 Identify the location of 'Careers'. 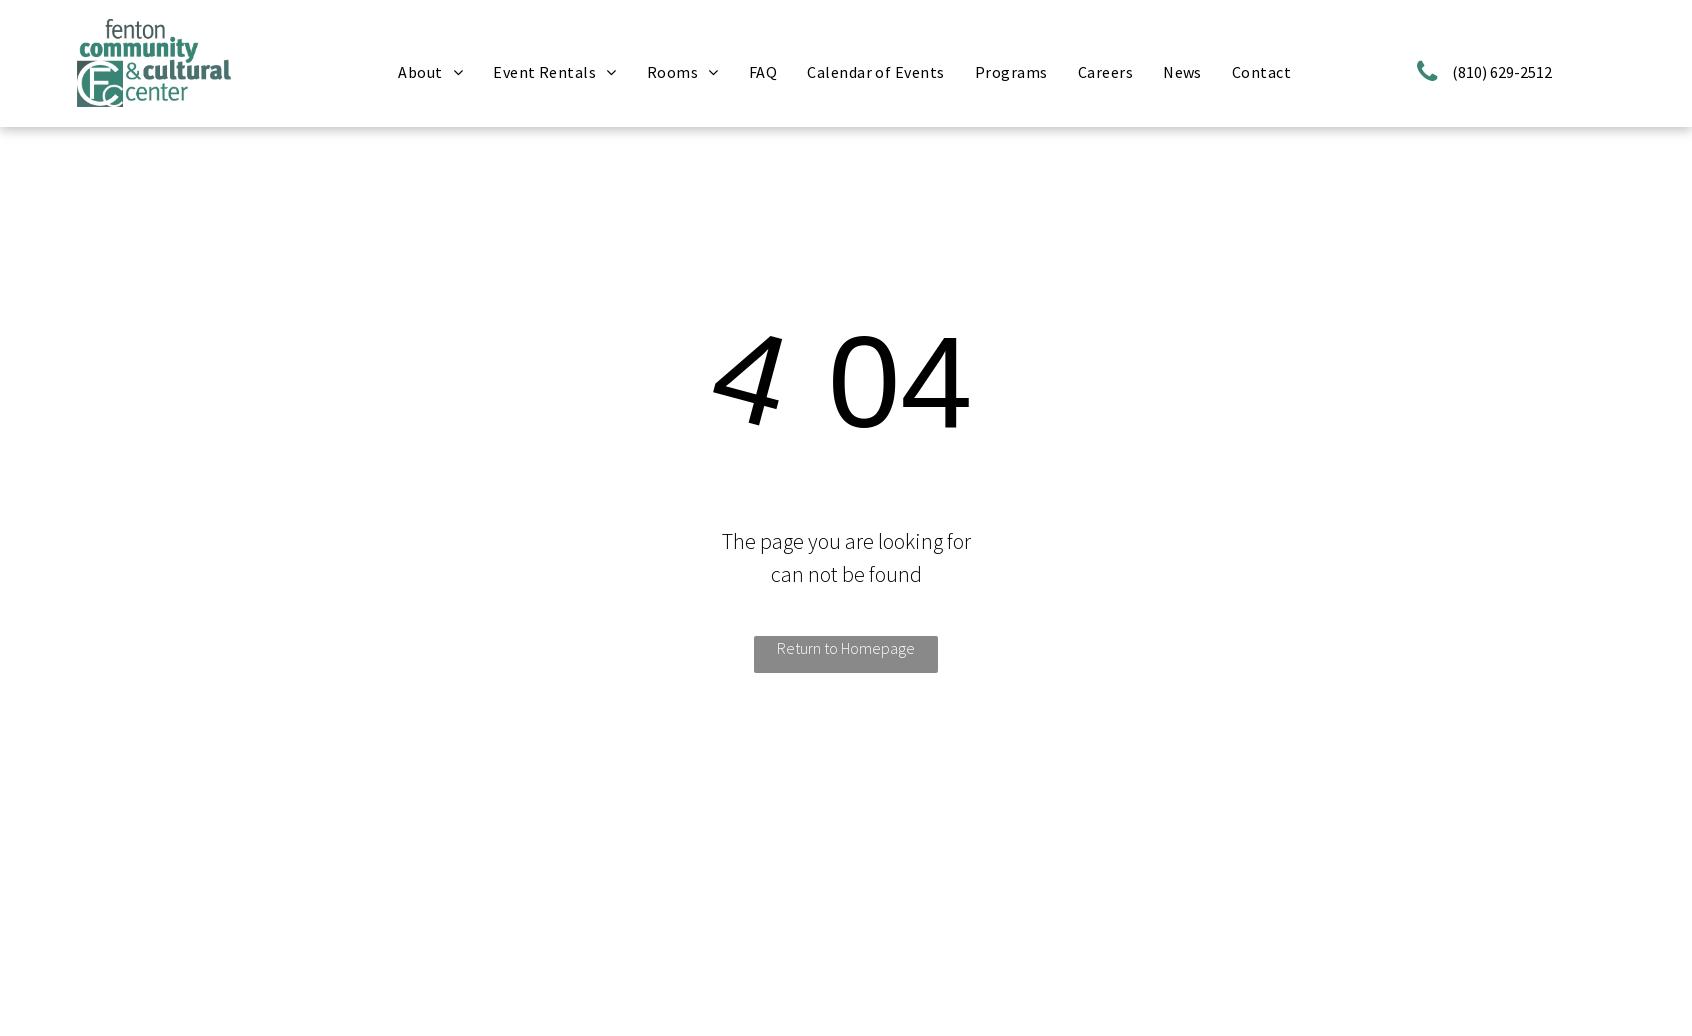
(1076, 70).